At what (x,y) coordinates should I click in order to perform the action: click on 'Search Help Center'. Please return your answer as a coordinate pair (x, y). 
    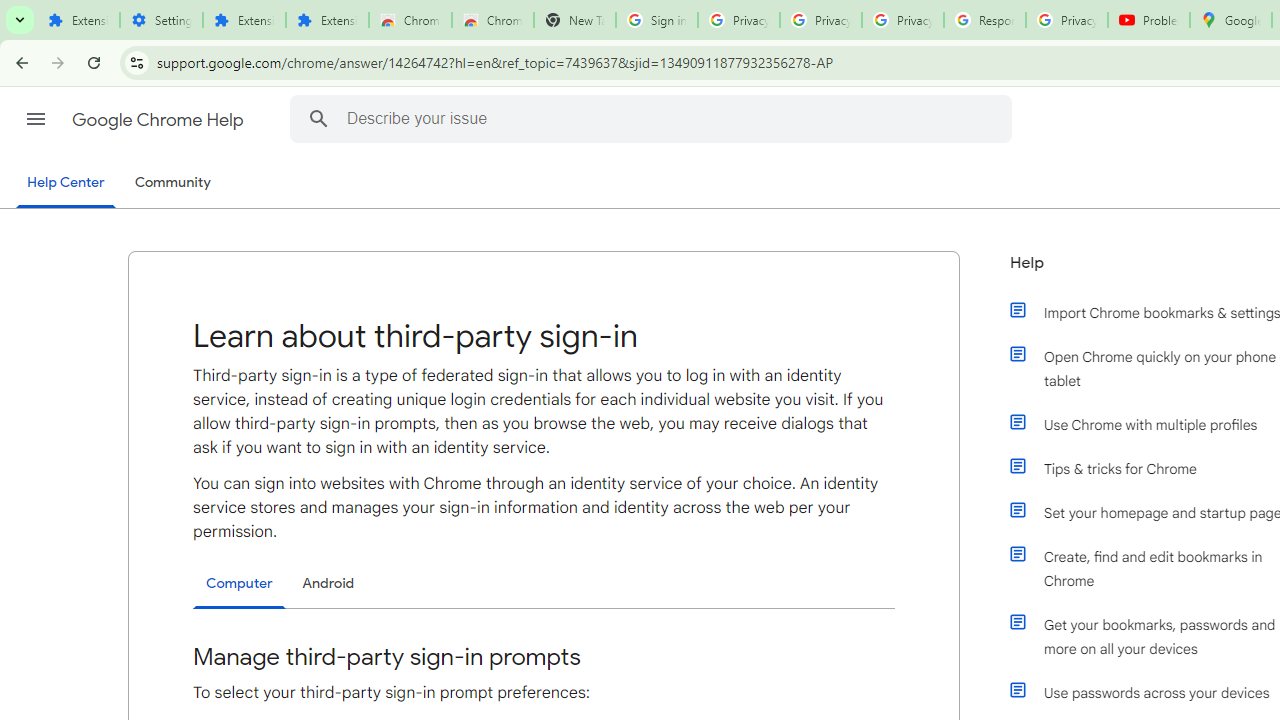
    Looking at the image, I should click on (317, 118).